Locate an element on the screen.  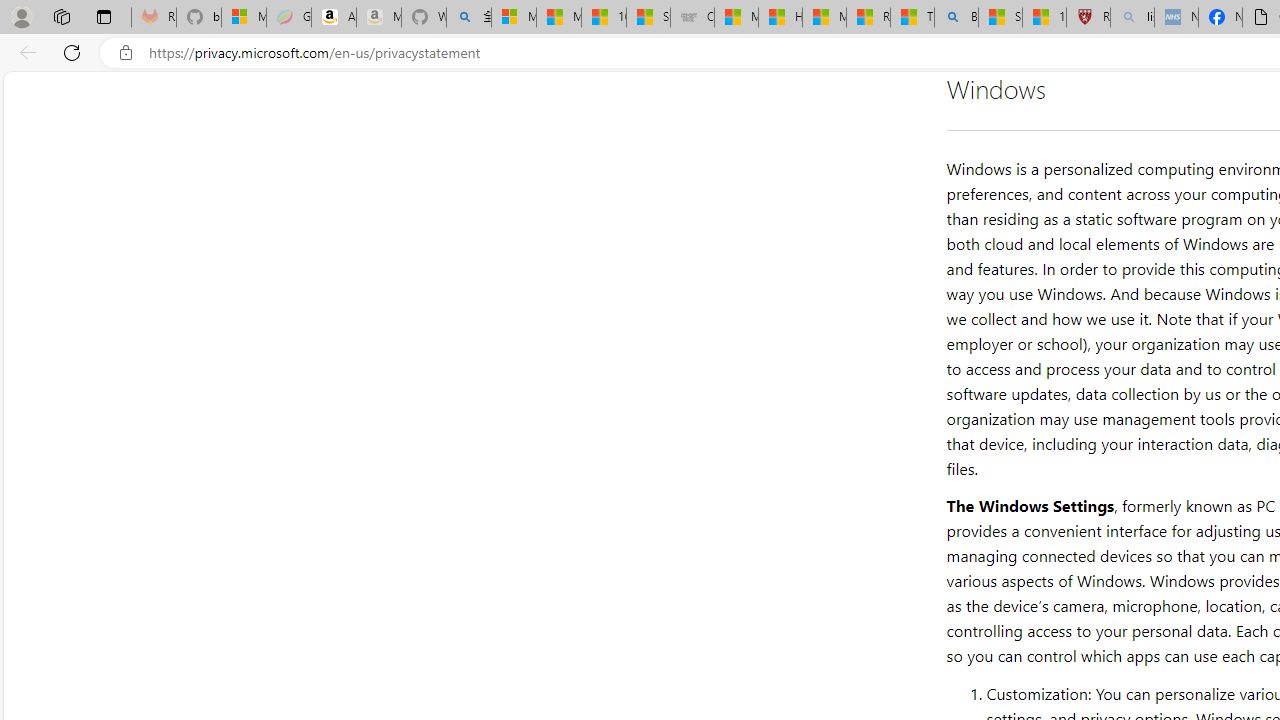
'How I Got Rid of Microsoft Edge' is located at coordinates (779, 17).